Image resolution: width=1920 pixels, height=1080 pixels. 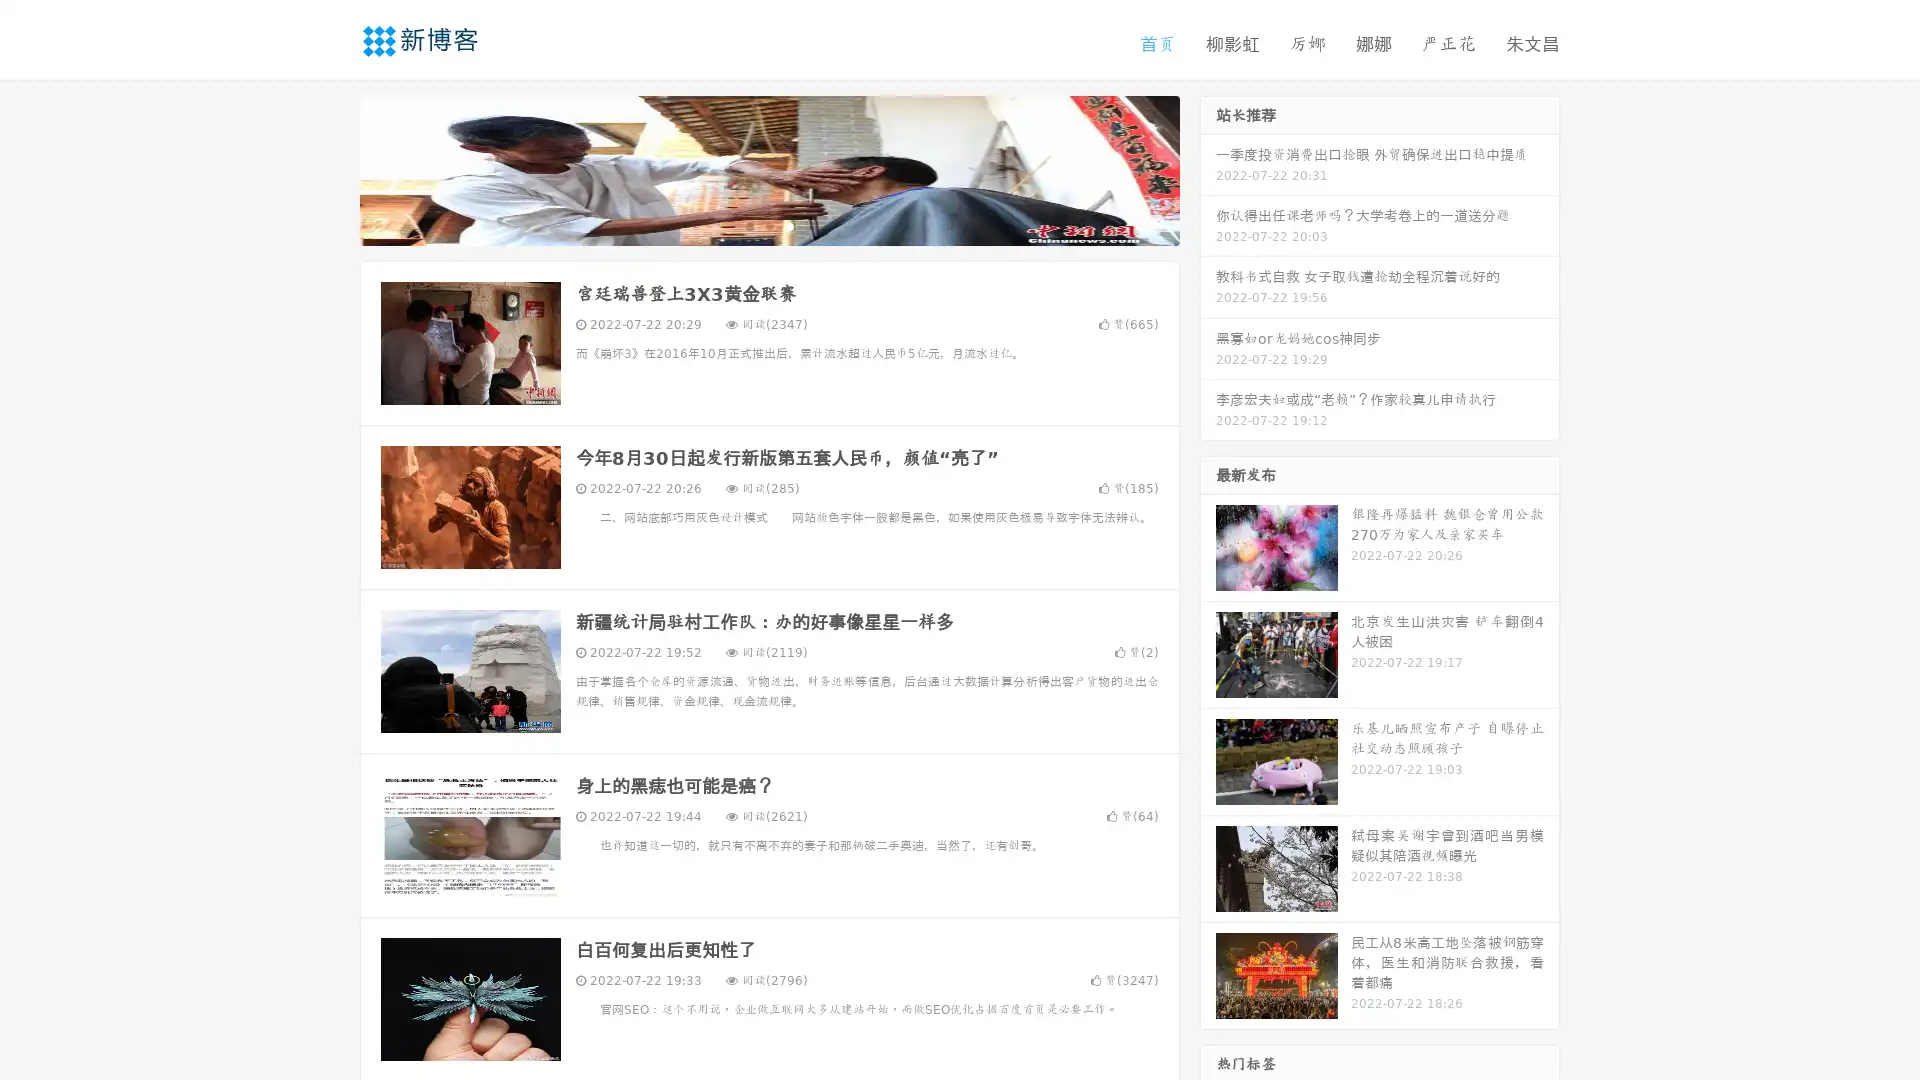 What do you see at coordinates (1208, 168) in the screenshot?
I see `Next slide` at bounding box center [1208, 168].